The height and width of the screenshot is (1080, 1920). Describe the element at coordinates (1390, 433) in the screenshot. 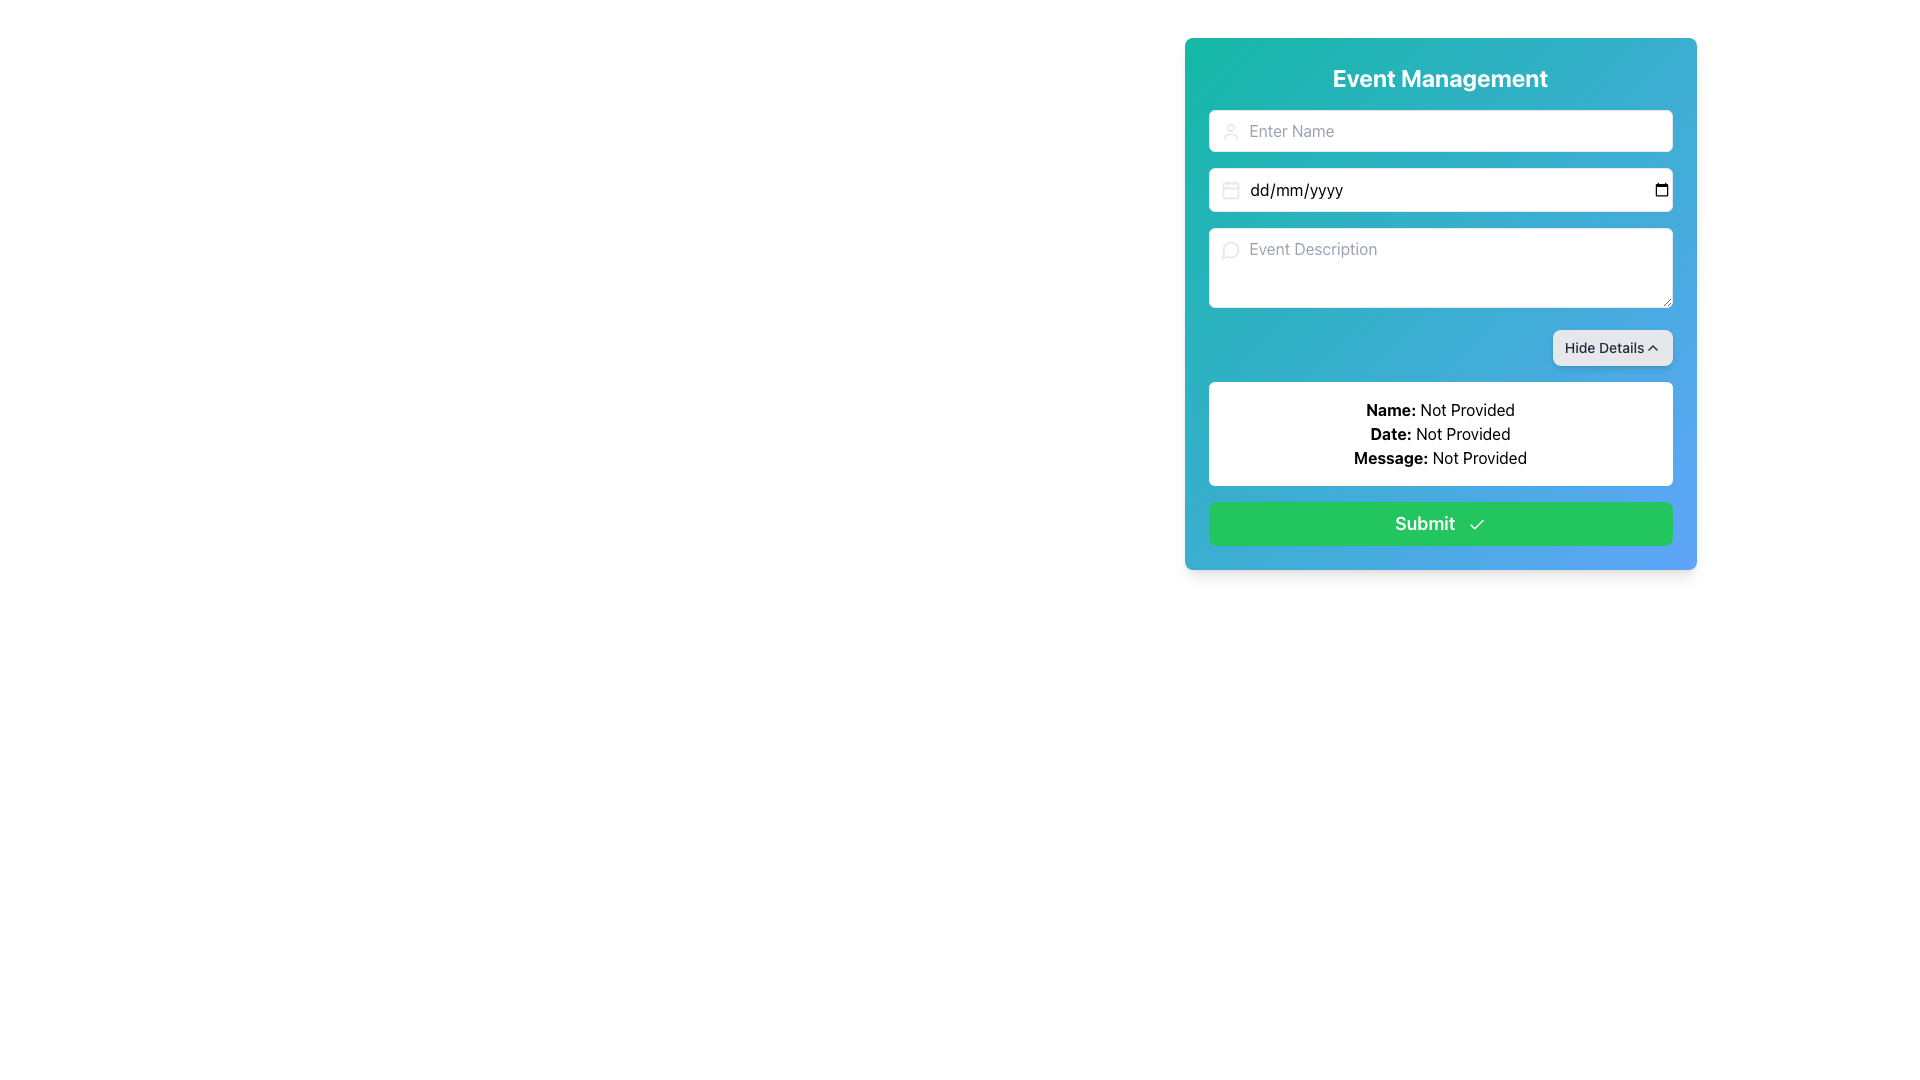

I see `the static text label that identifies the 'Date' information in the middle-lower part of the interface` at that location.